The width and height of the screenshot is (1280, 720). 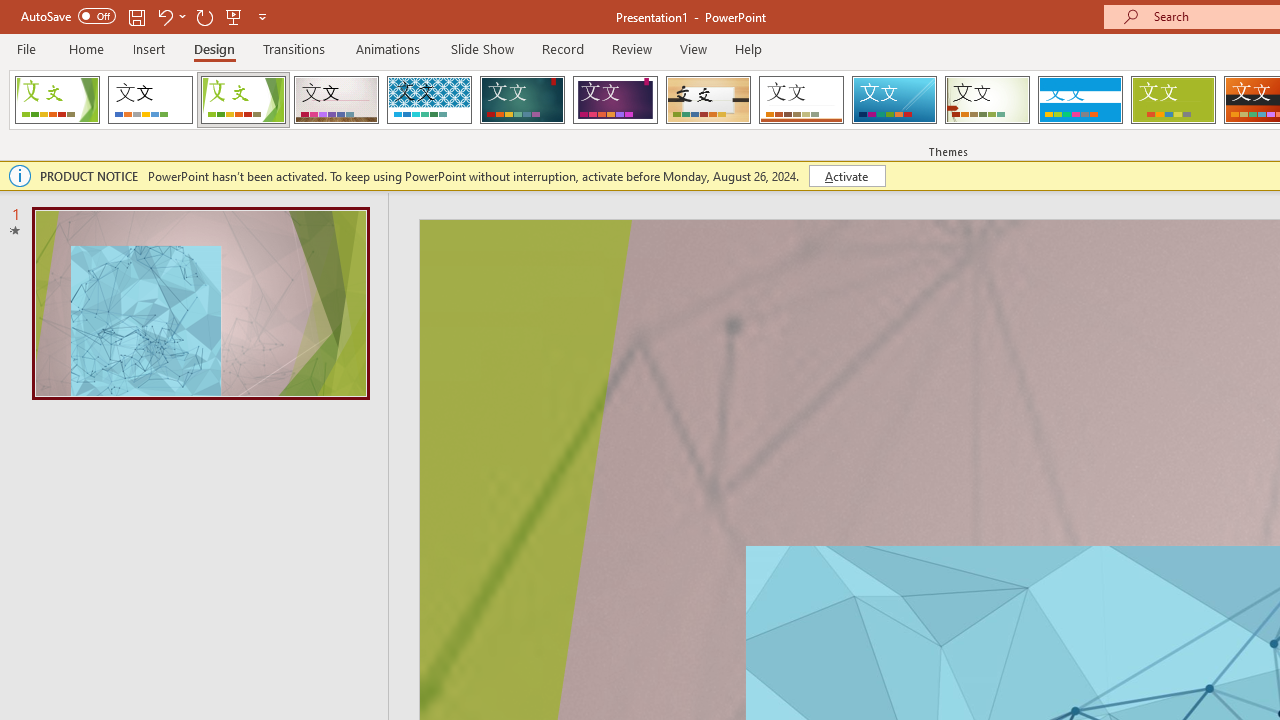 I want to click on 'Office Theme', so click(x=149, y=100).